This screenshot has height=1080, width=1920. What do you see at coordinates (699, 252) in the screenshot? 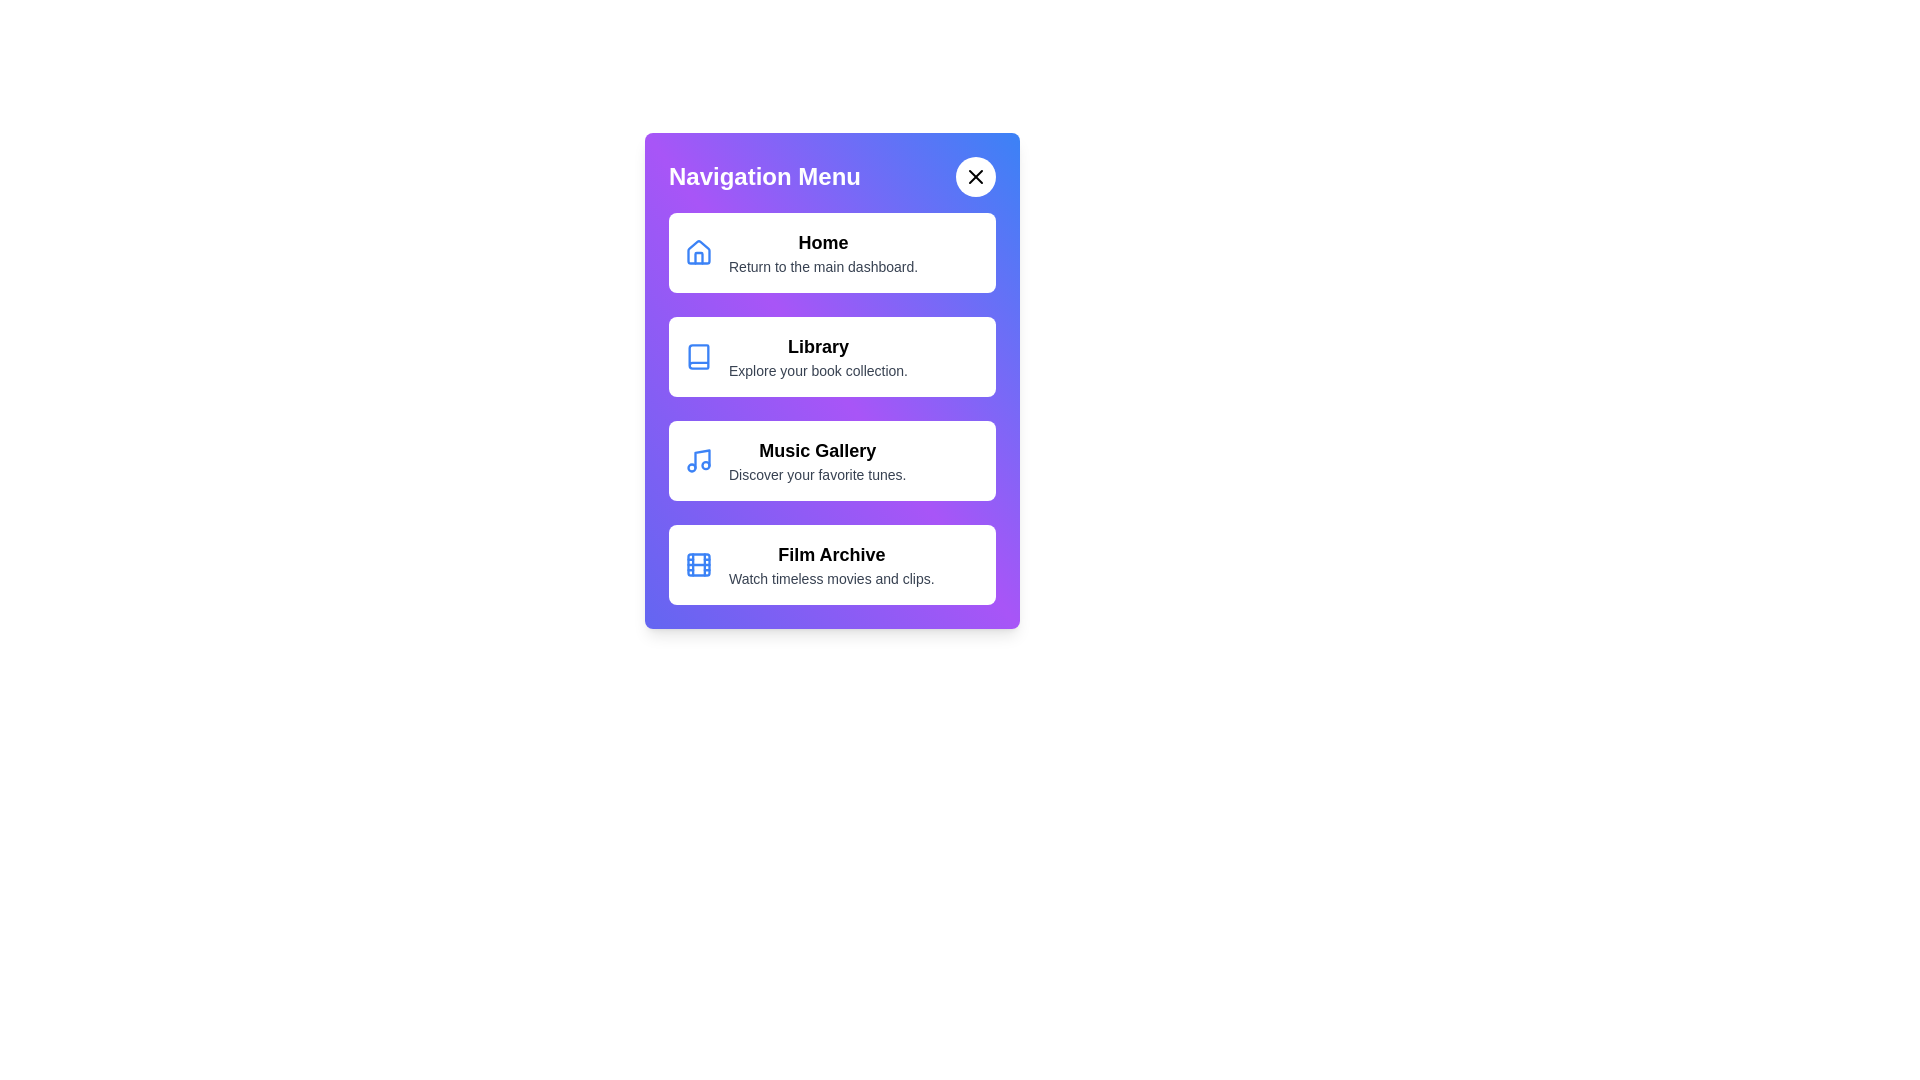
I see `the icon of the menu item labeled Home` at bounding box center [699, 252].